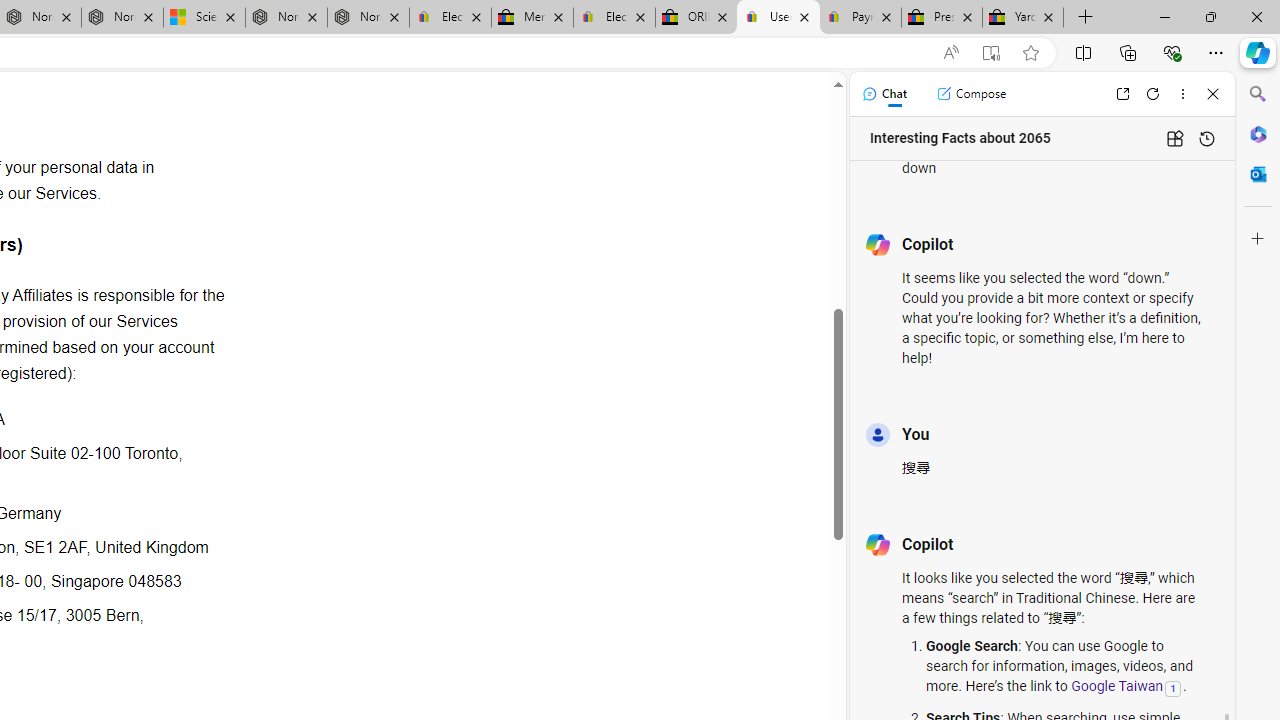  Describe the element at coordinates (860, 17) in the screenshot. I see `'Payments Terms of Use | eBay.com'` at that location.